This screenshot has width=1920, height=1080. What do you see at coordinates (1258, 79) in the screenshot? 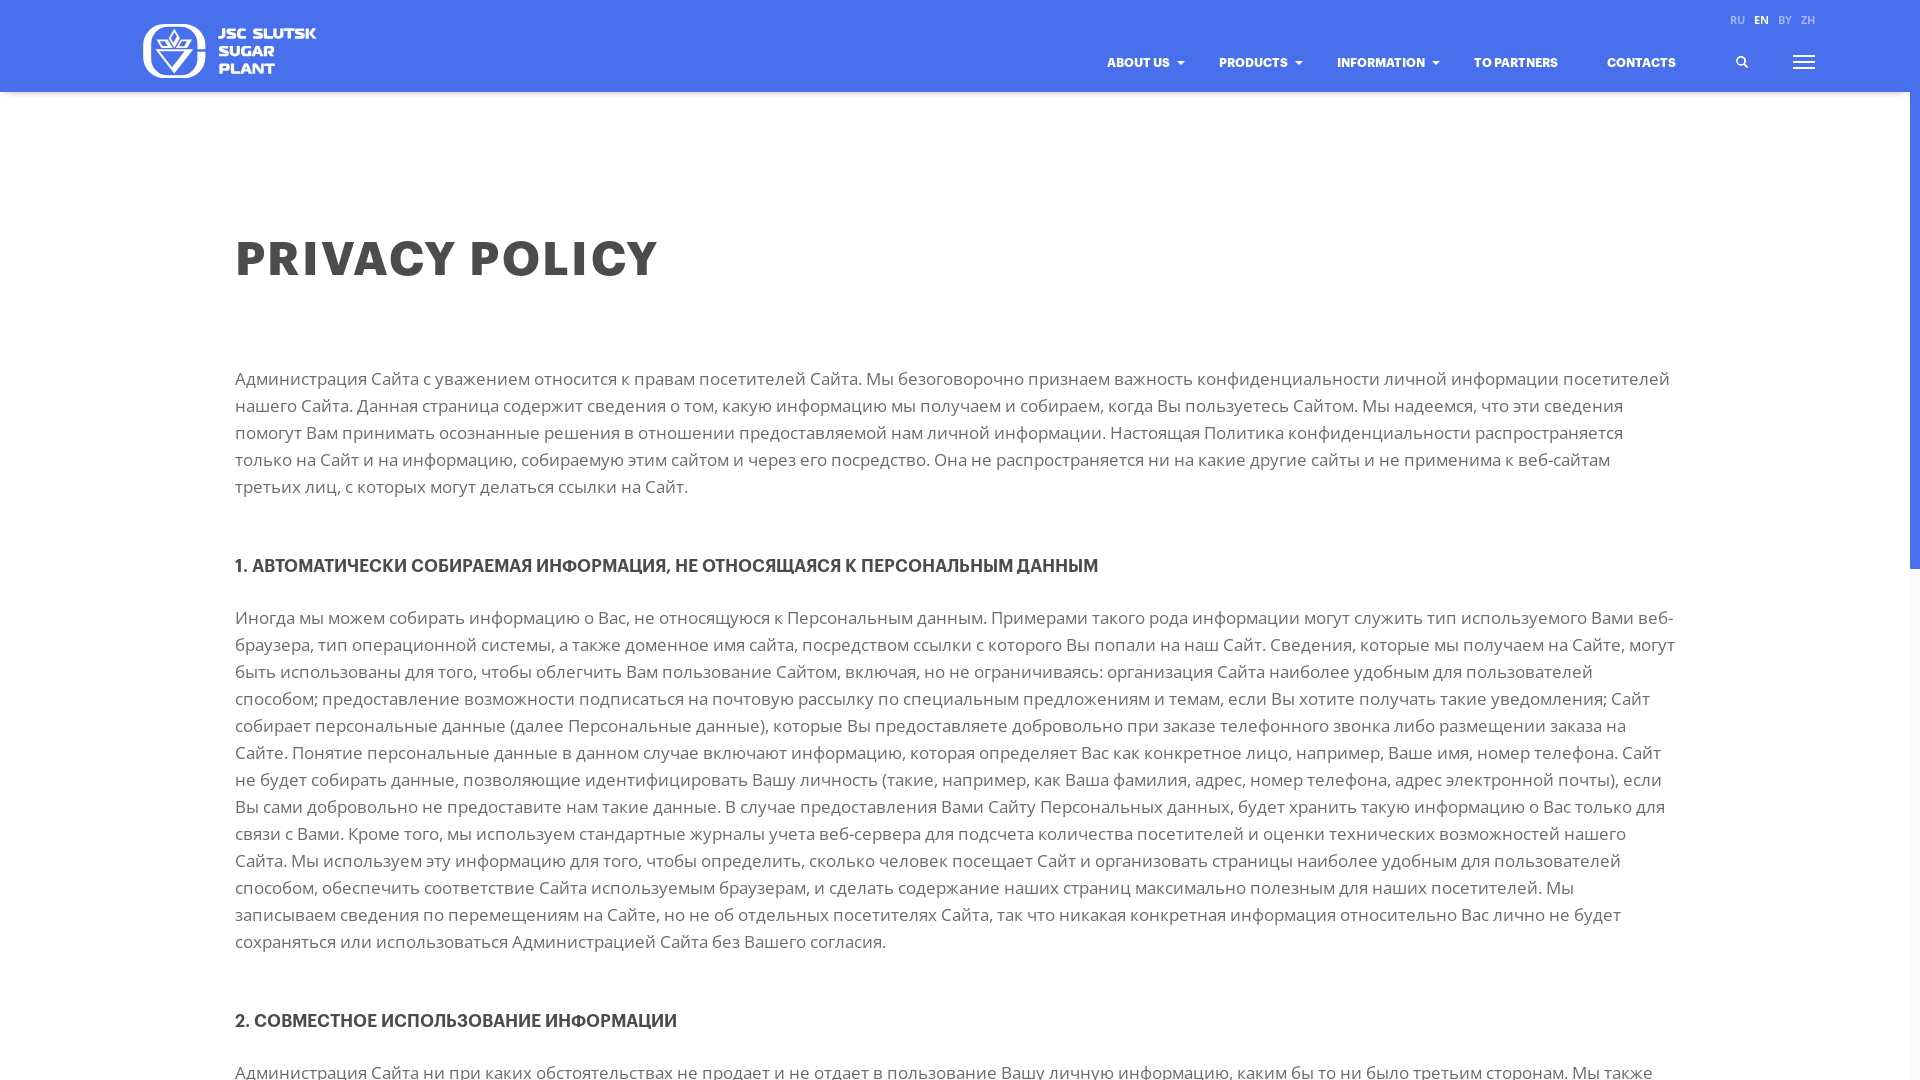
I see `'PRODUCTS'` at bounding box center [1258, 79].